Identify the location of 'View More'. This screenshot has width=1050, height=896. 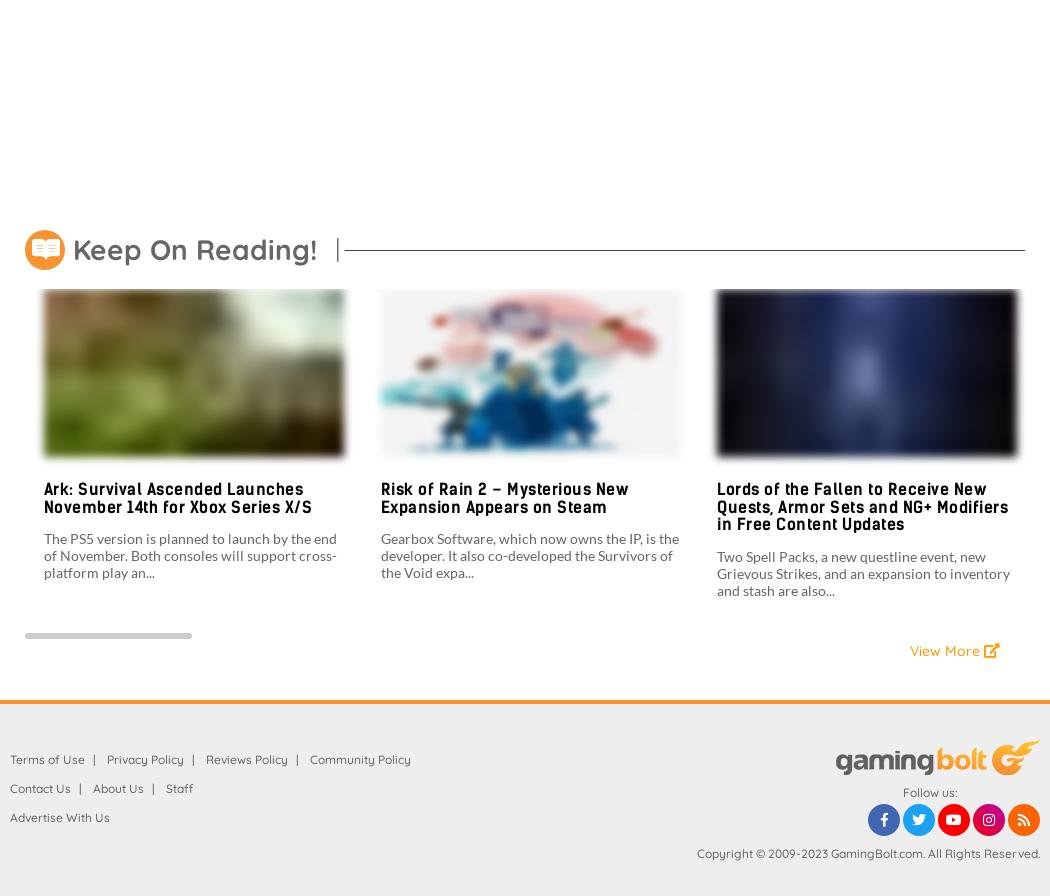
(945, 649).